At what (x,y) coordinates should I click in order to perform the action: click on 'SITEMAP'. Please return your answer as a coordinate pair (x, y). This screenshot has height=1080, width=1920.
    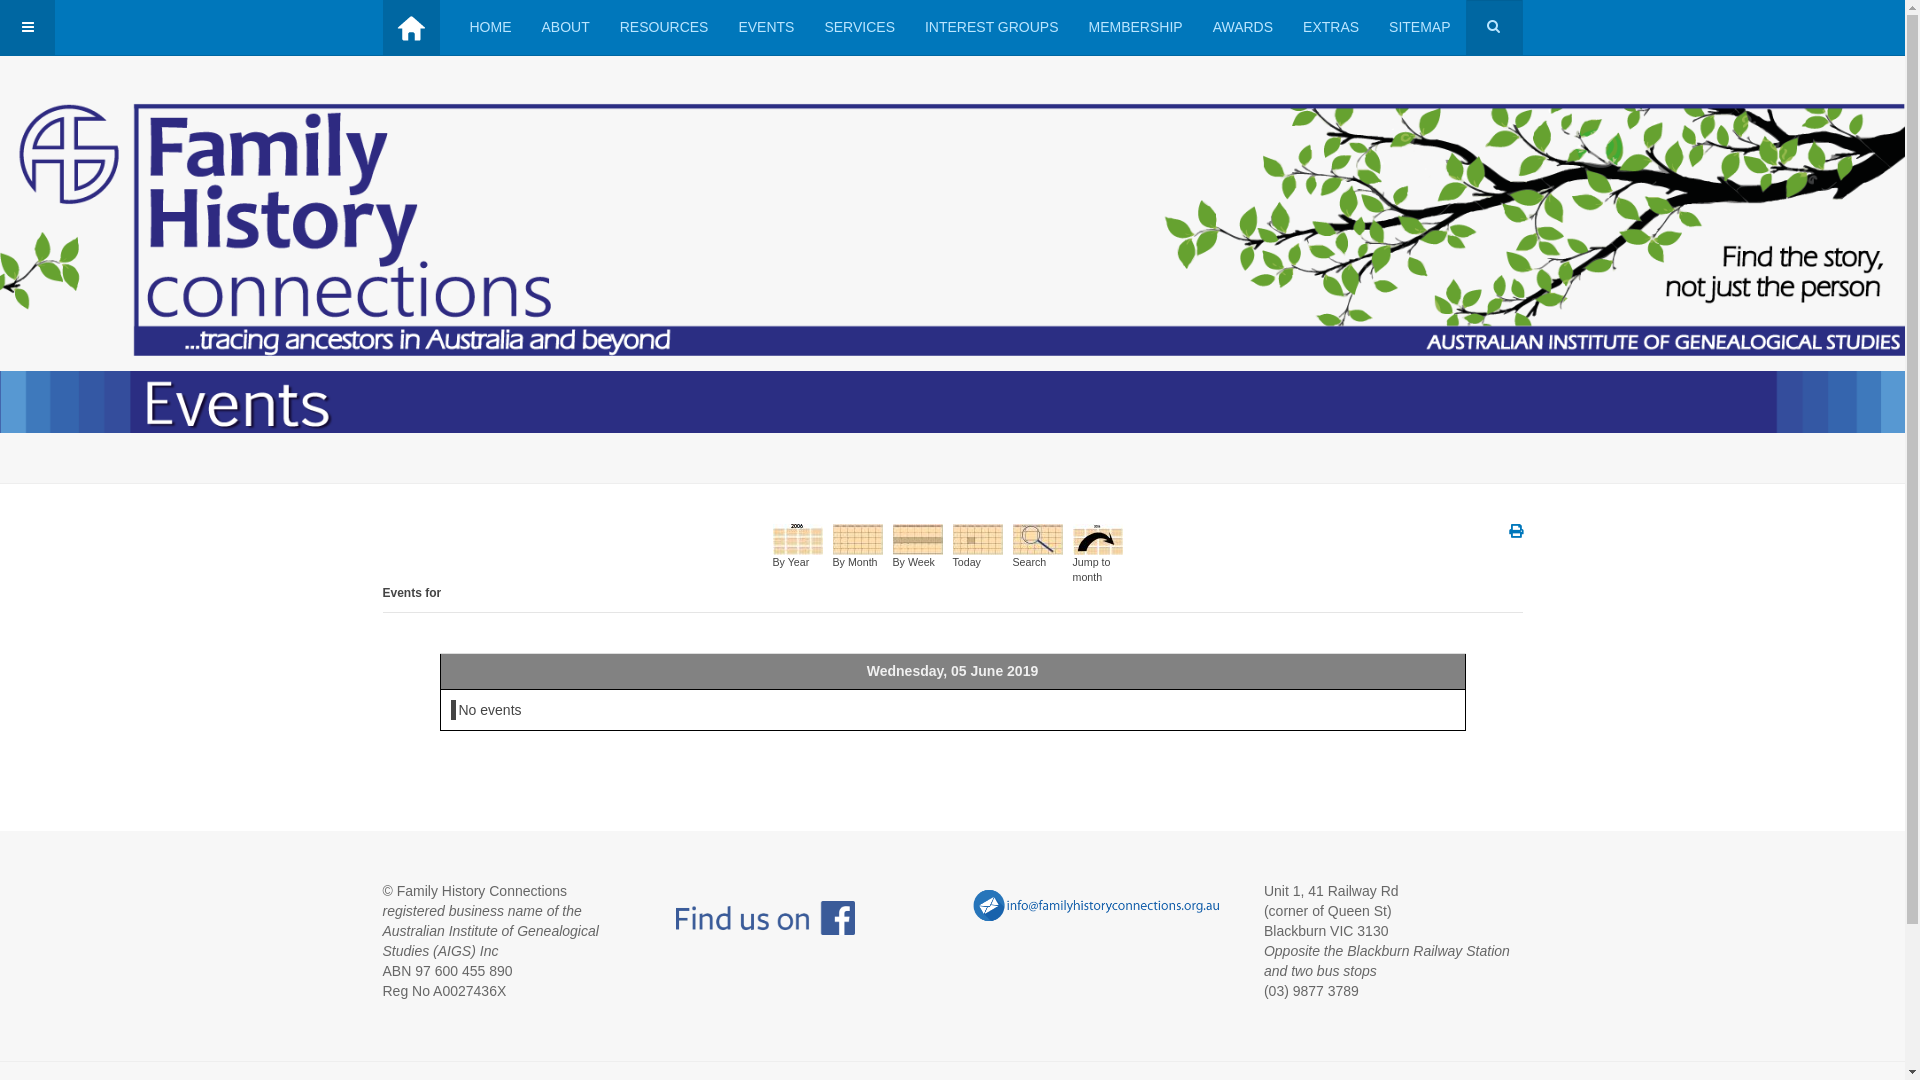
    Looking at the image, I should click on (1418, 27).